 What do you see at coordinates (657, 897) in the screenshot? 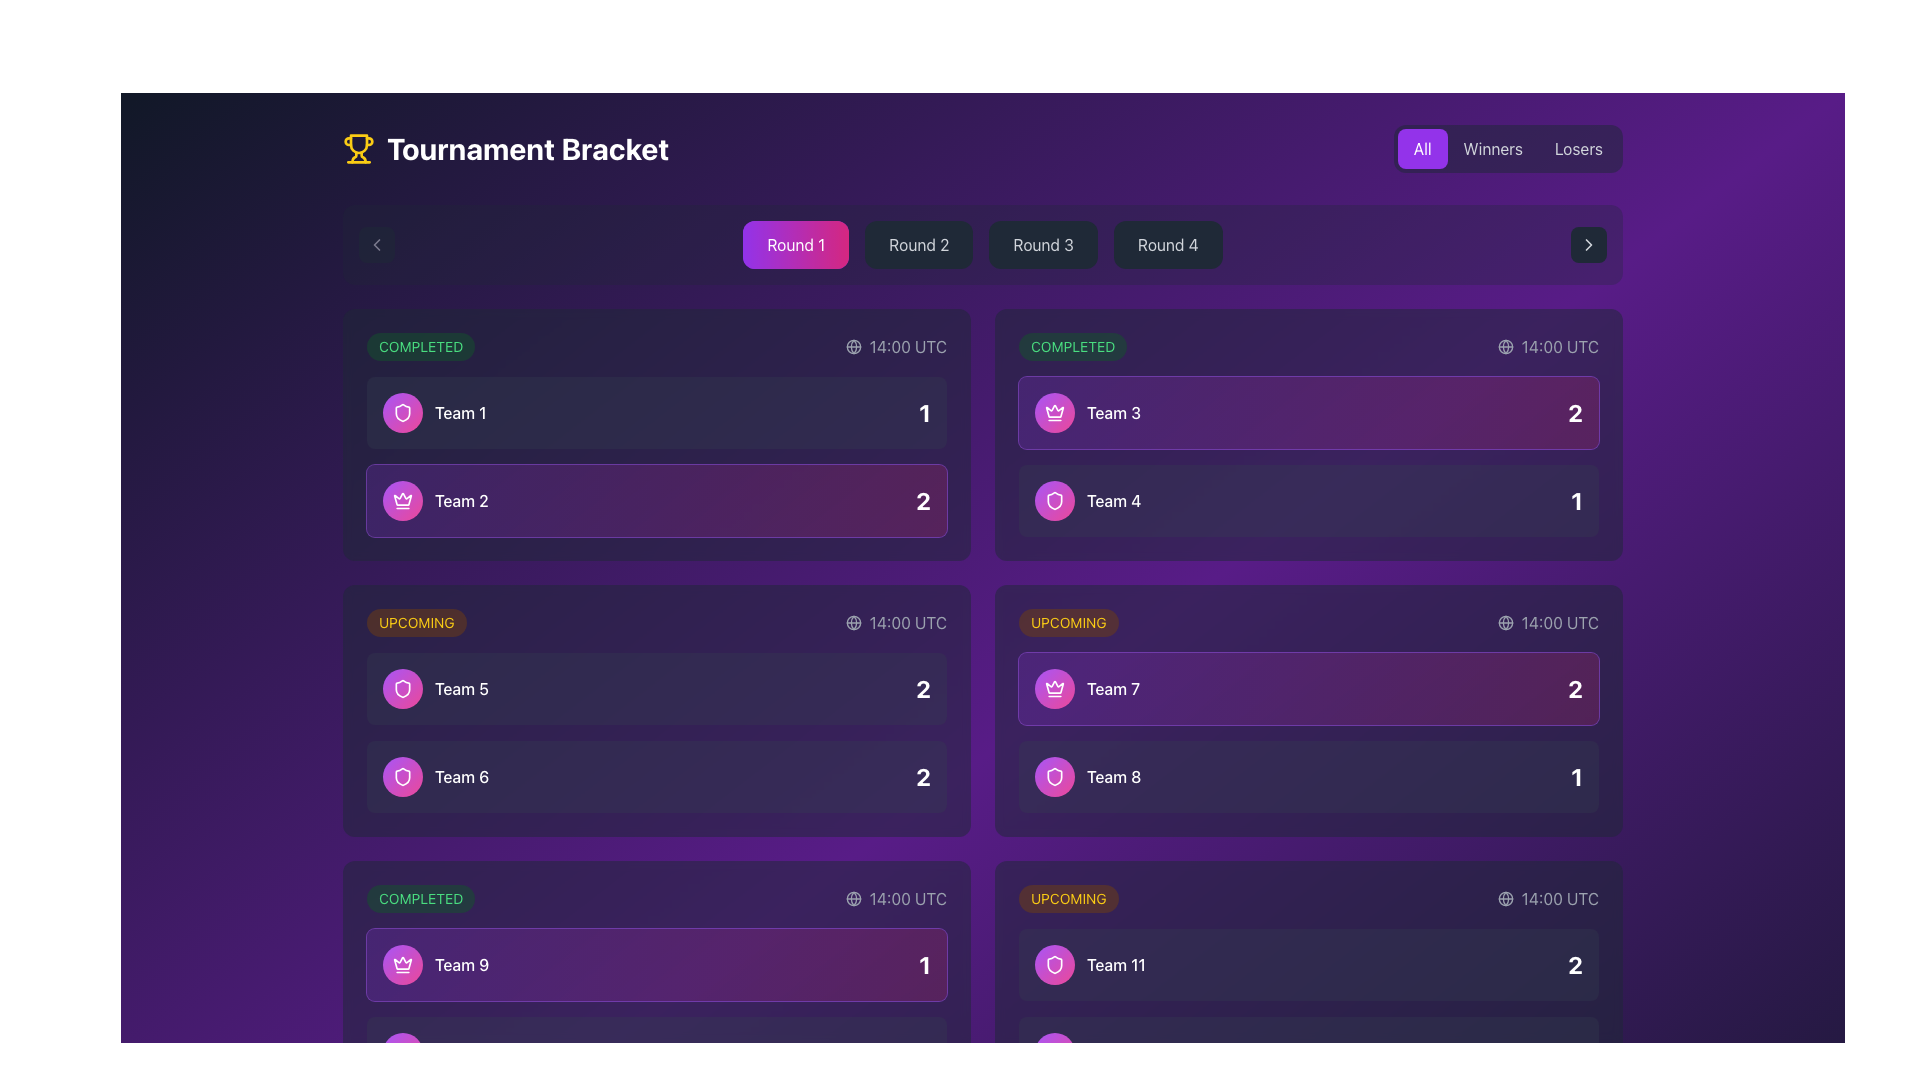
I see `the green badge labeled 'COMPLETED'` at bounding box center [657, 897].